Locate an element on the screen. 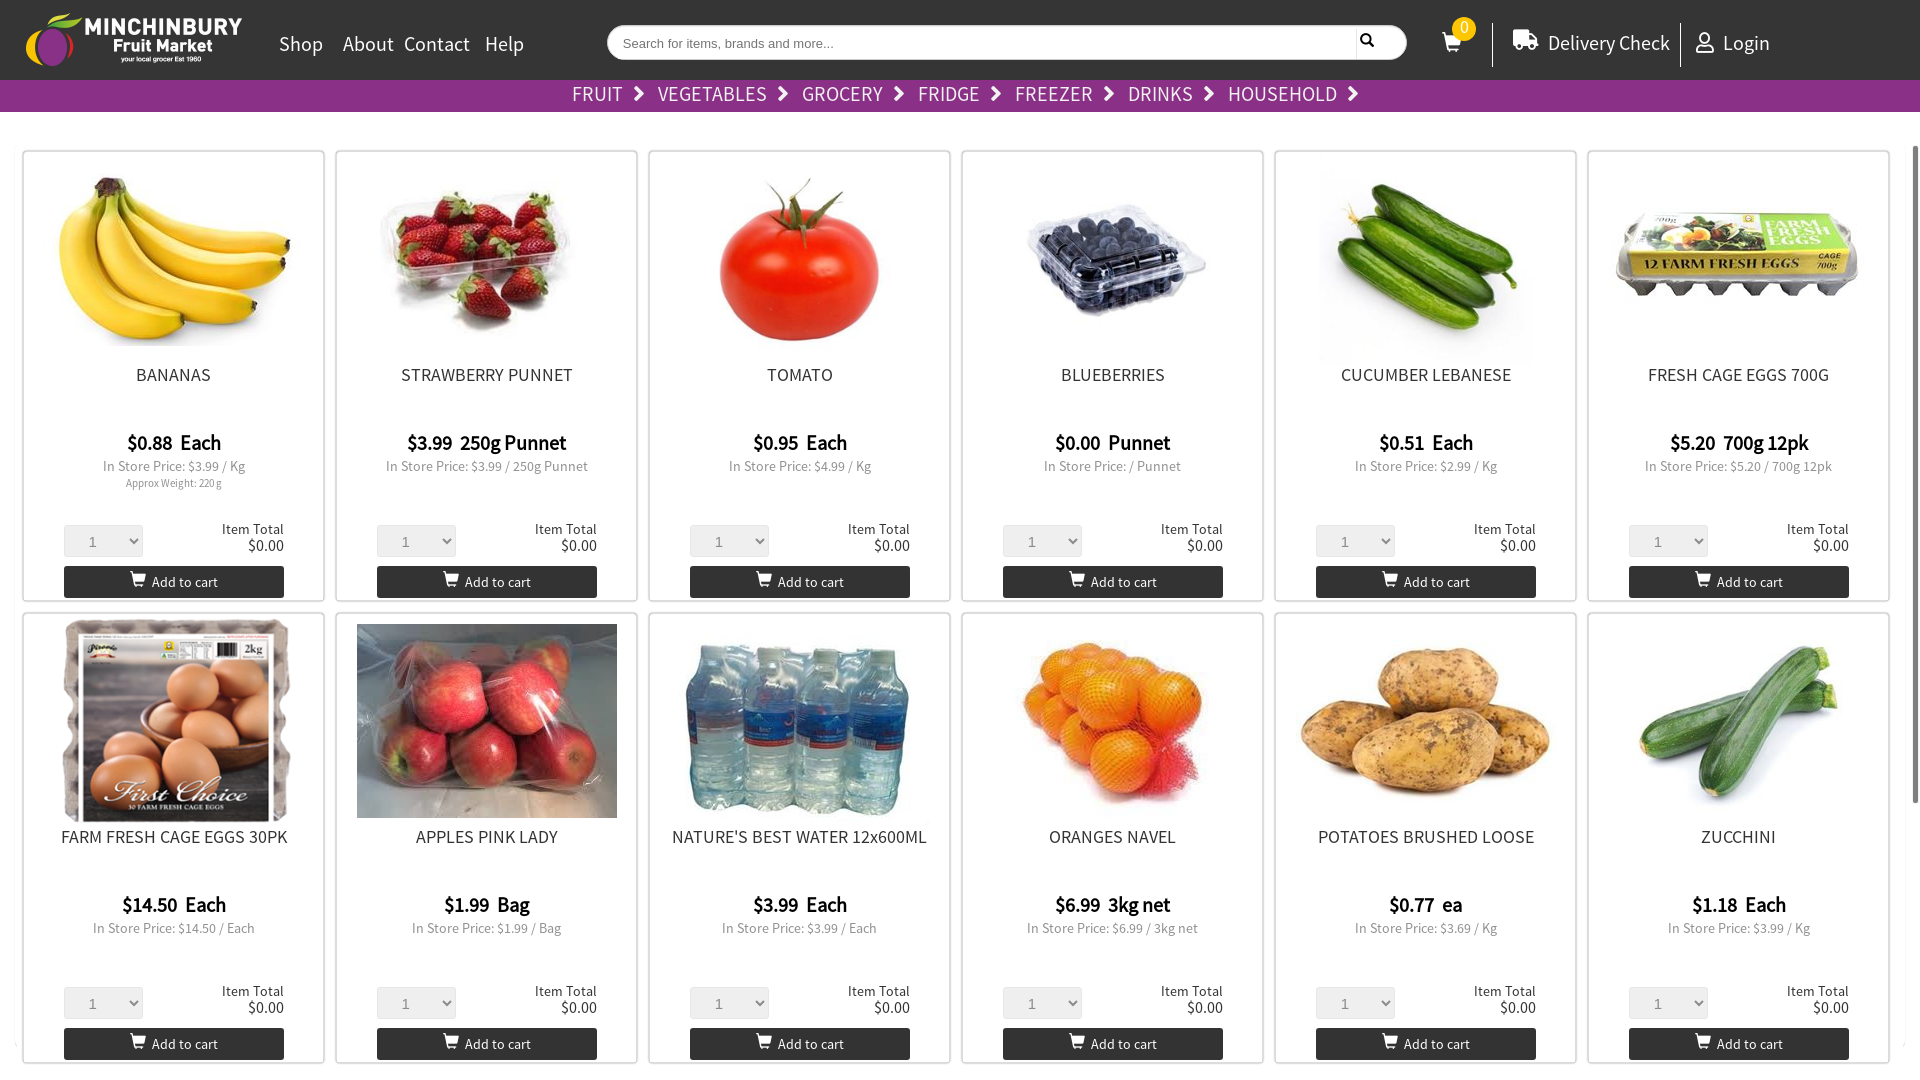 The image size is (1920, 1080). 'Show details for BLUEBERRIES' is located at coordinates (1112, 257).